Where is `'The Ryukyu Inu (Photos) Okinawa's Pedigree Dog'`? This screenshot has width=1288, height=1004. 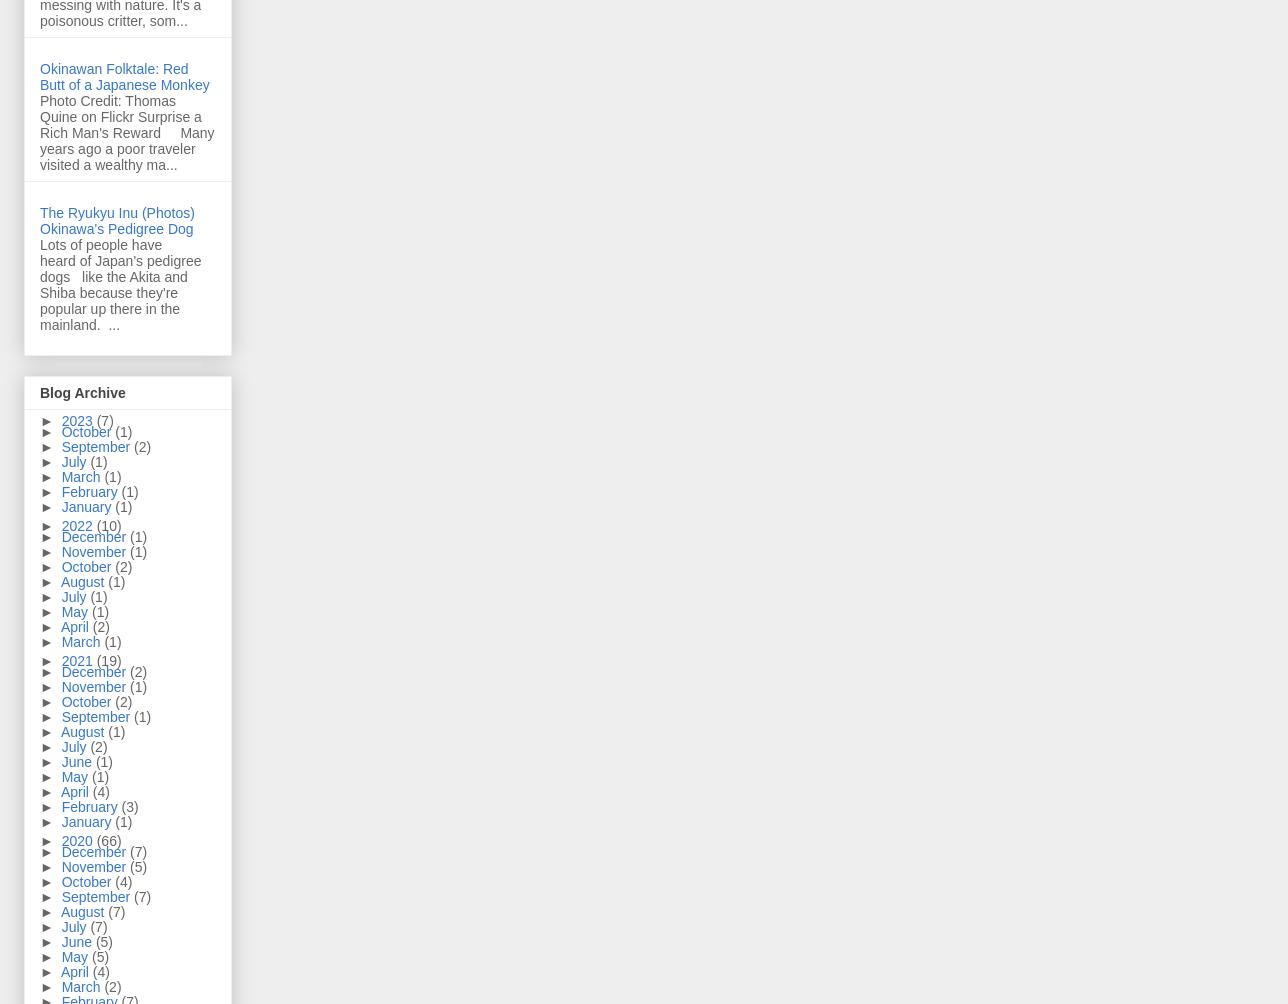 'The Ryukyu Inu (Photos) Okinawa's Pedigree Dog' is located at coordinates (116, 218).